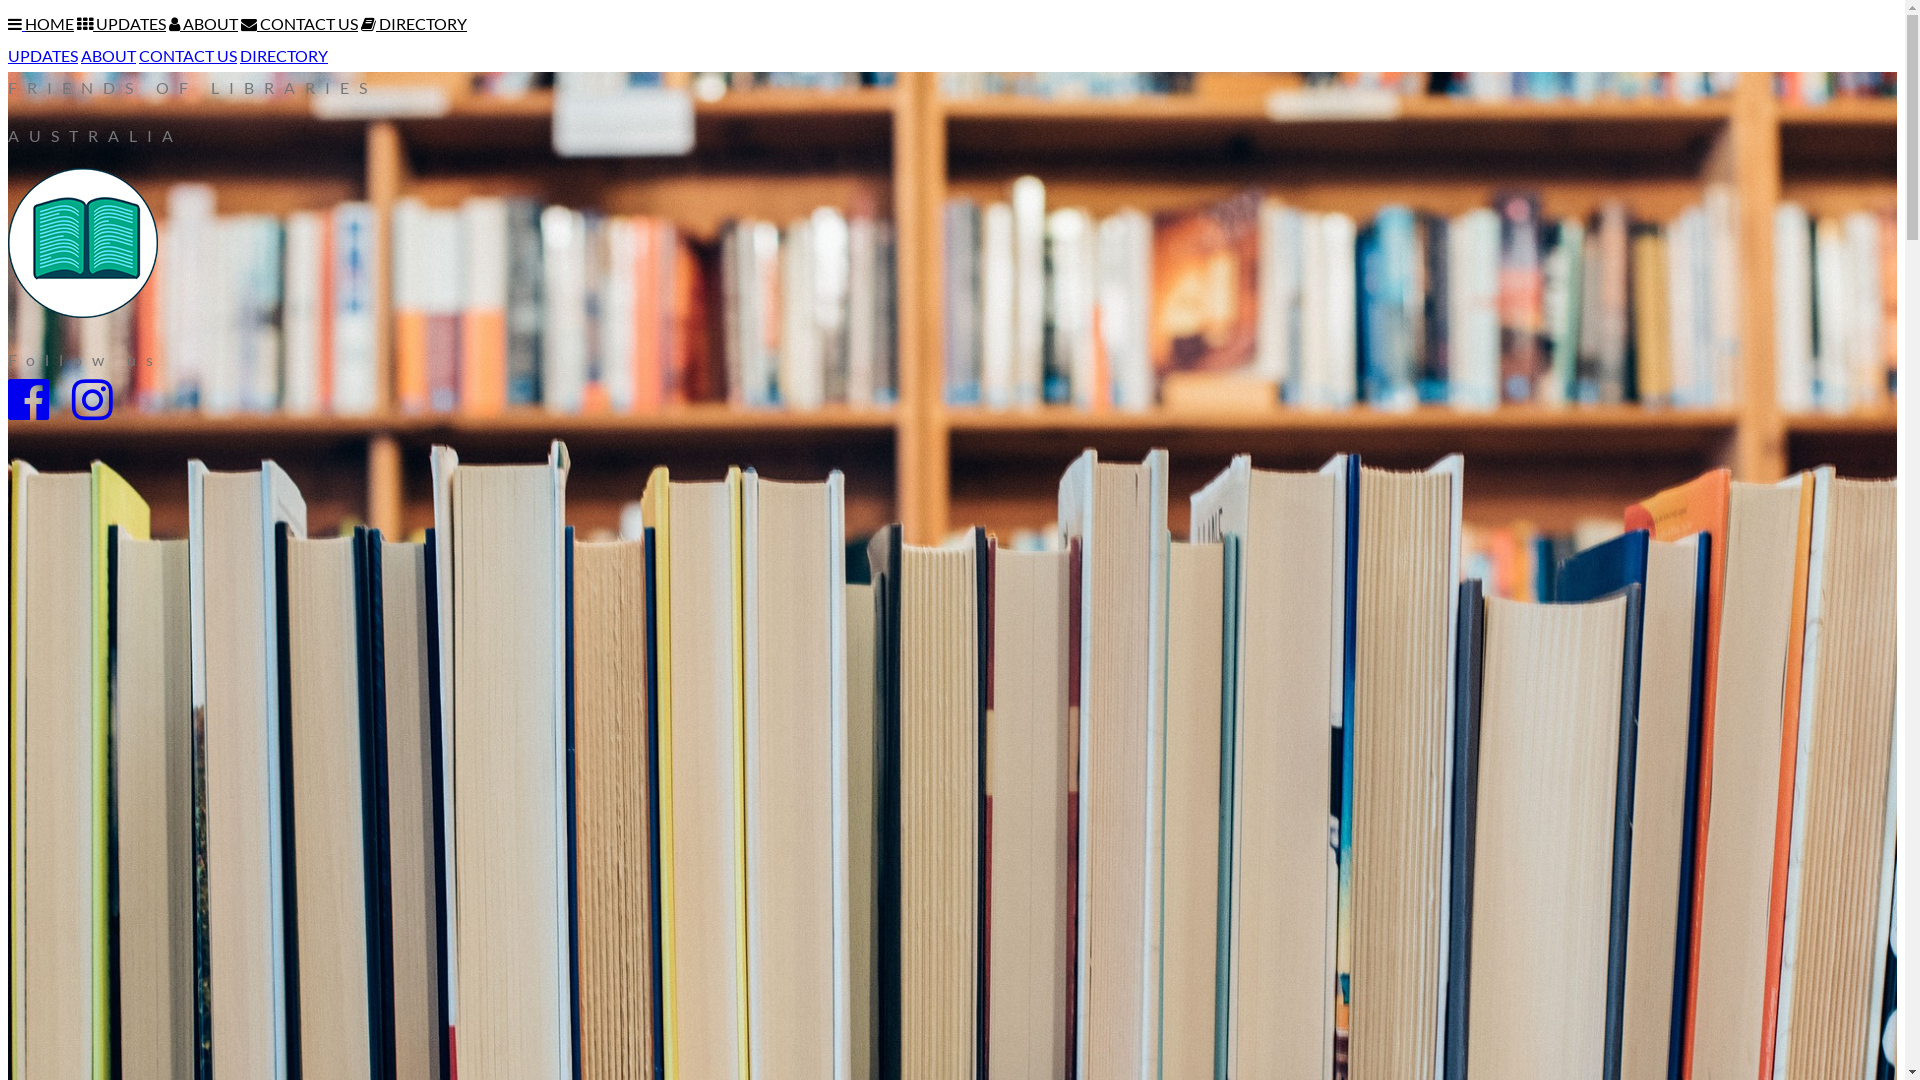 The height and width of the screenshot is (1080, 1920). I want to click on 'ABOUT', so click(168, 23).